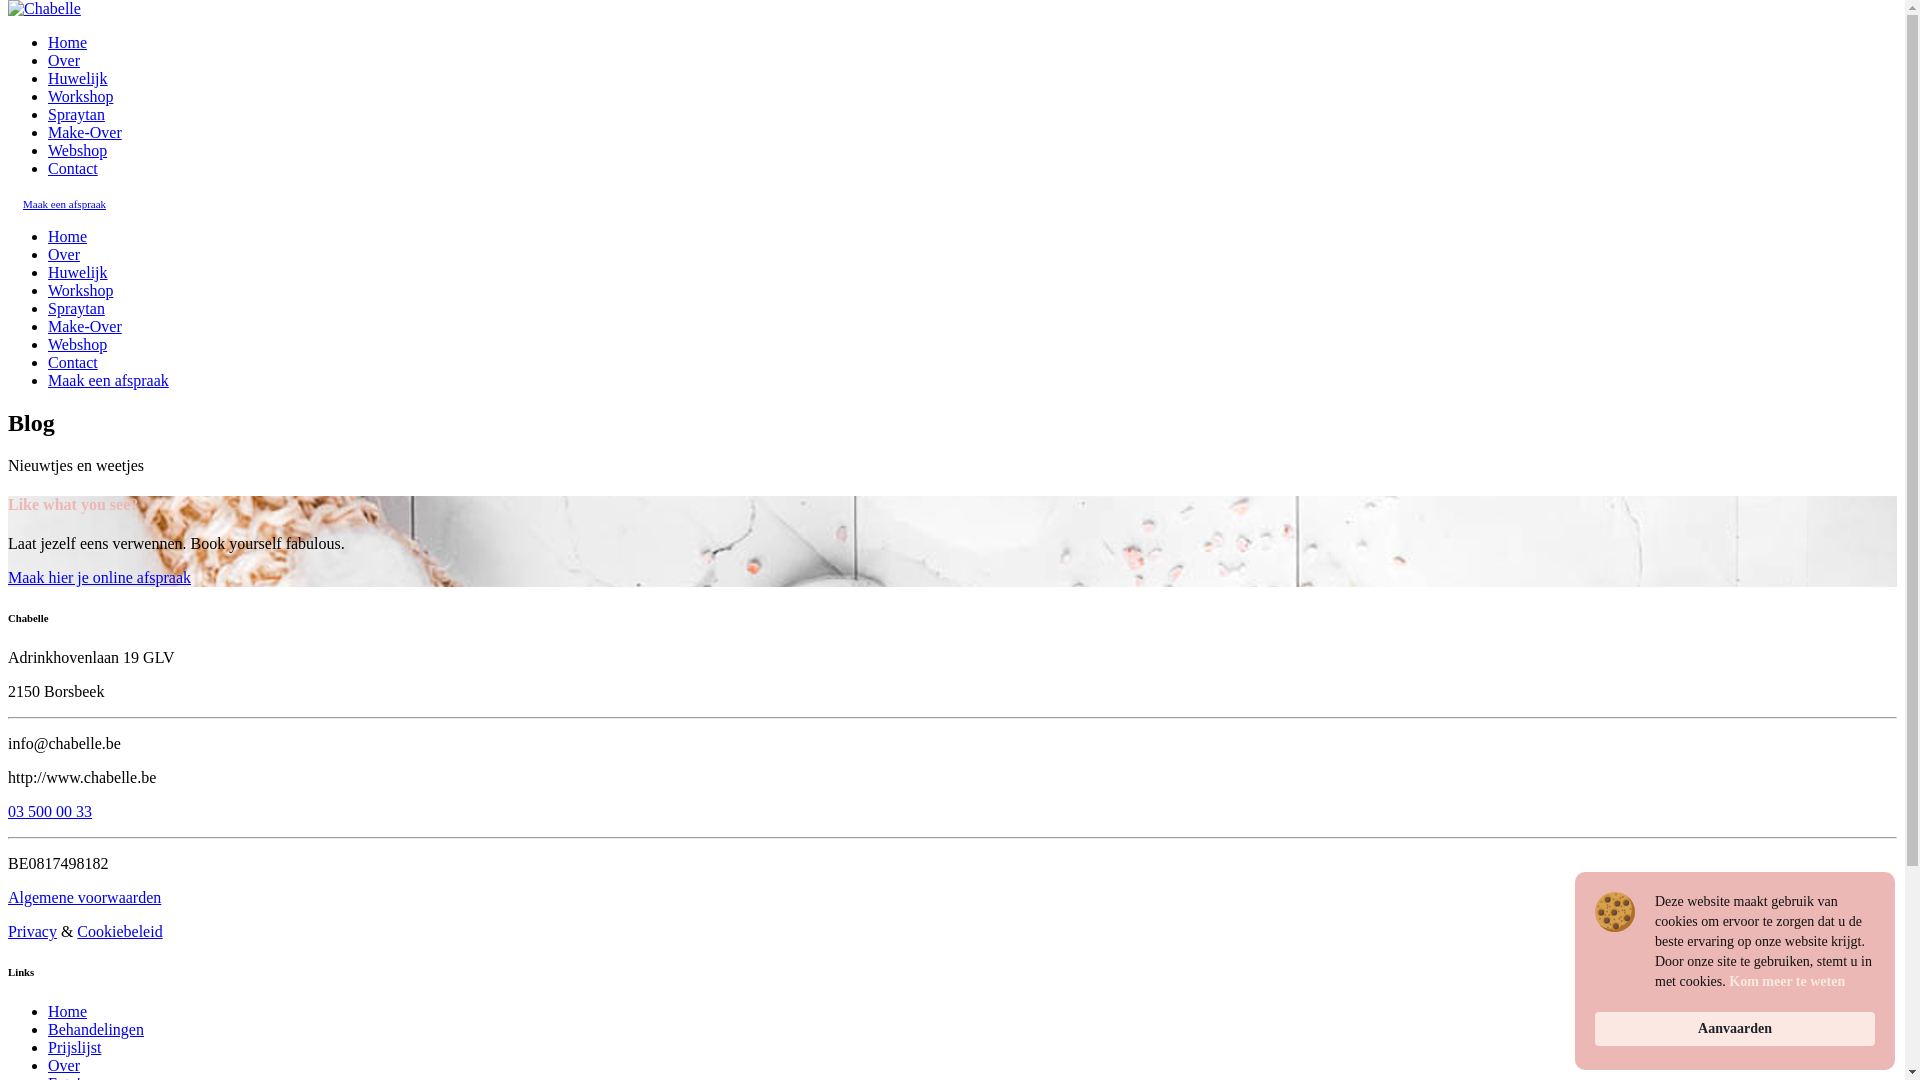  Describe the element at coordinates (63, 253) in the screenshot. I see `'Over'` at that location.